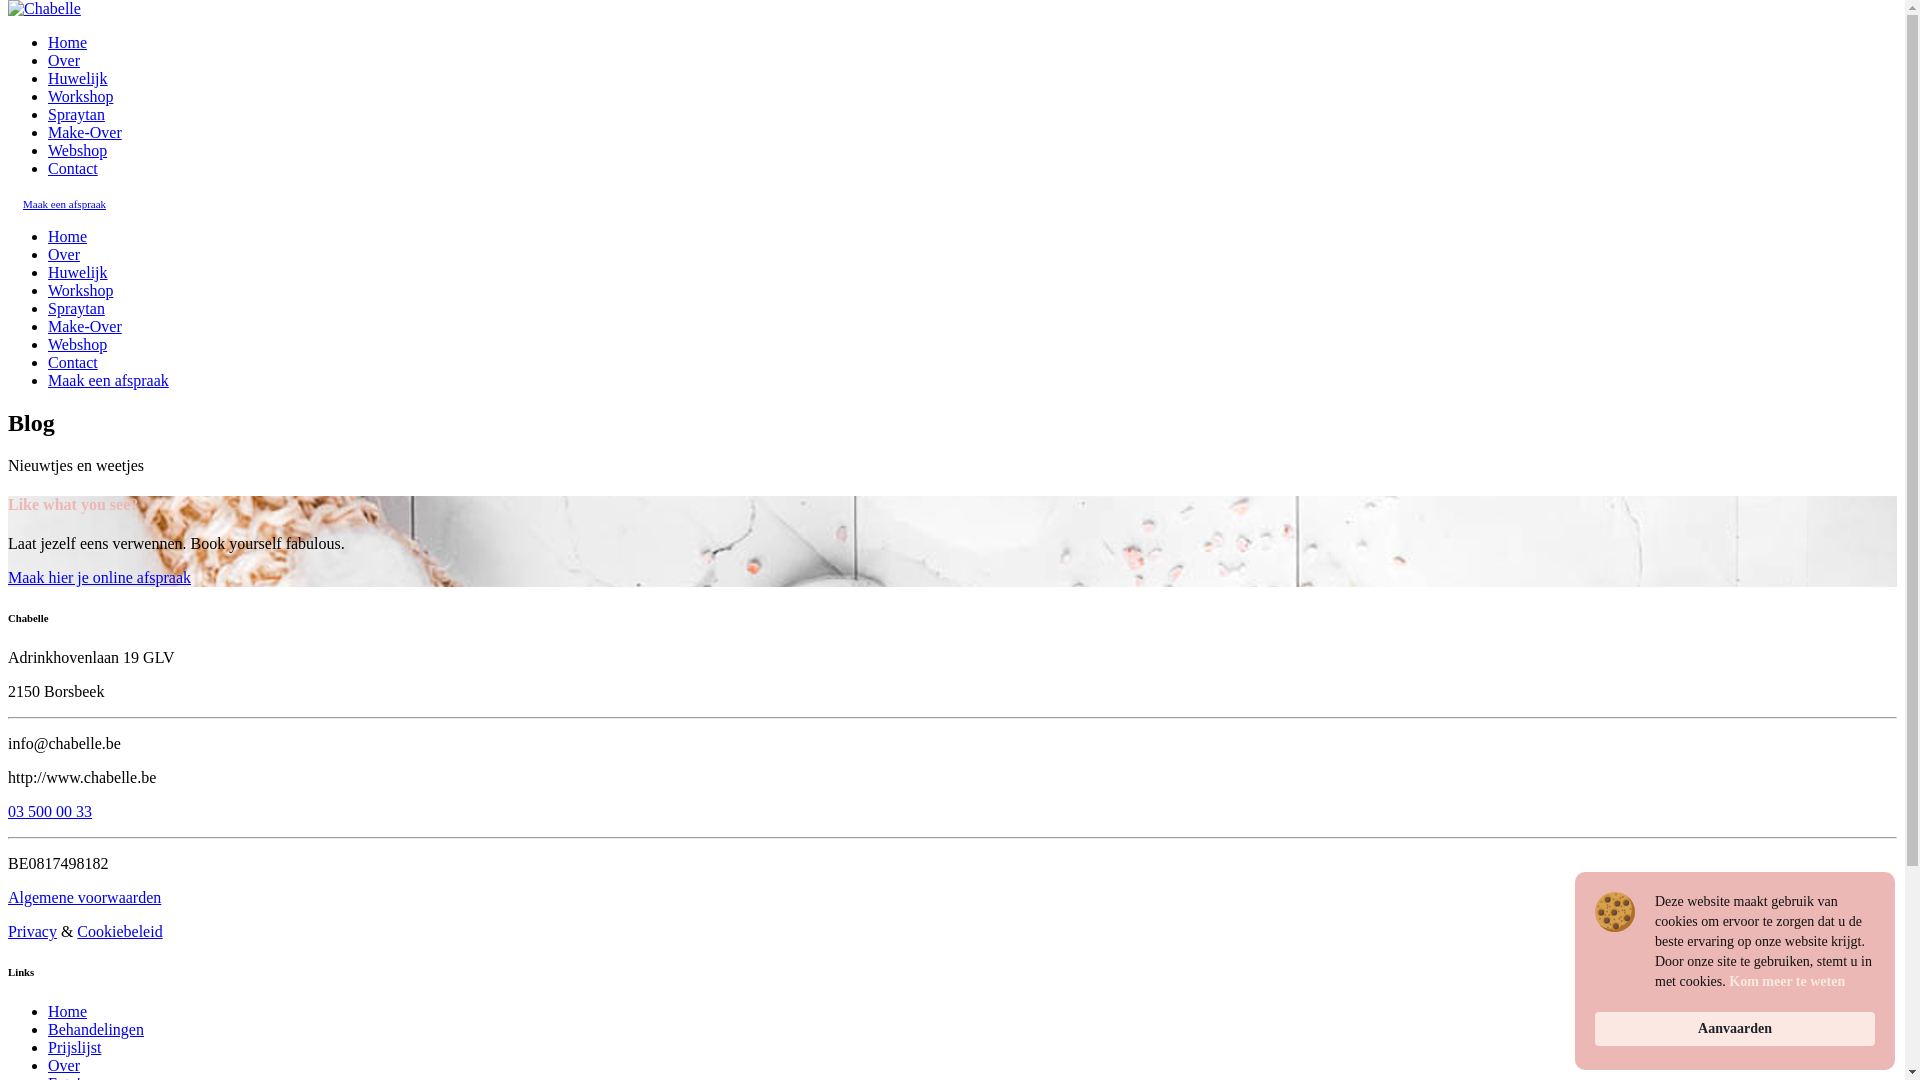  Describe the element at coordinates (63, 253) in the screenshot. I see `'Over'` at that location.